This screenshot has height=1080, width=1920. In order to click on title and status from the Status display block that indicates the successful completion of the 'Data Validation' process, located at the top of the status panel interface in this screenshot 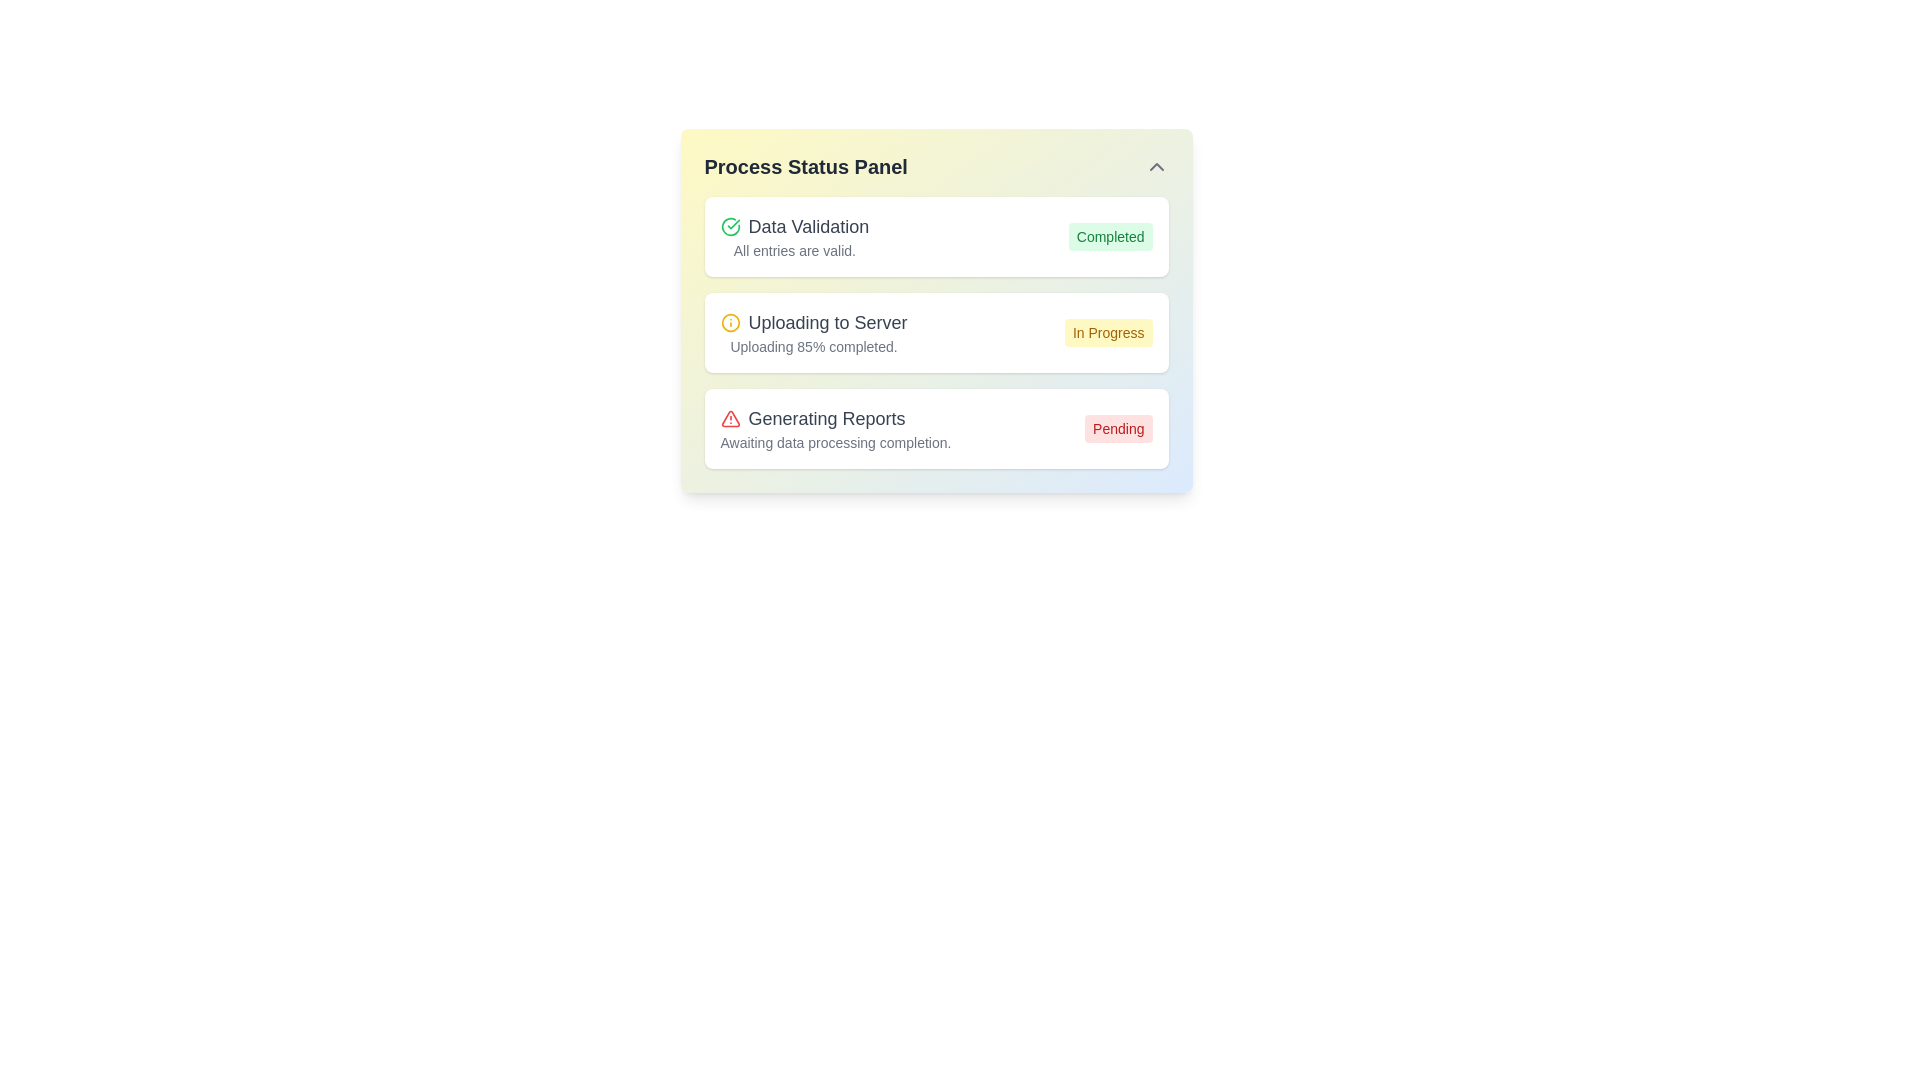, I will do `click(935, 235)`.